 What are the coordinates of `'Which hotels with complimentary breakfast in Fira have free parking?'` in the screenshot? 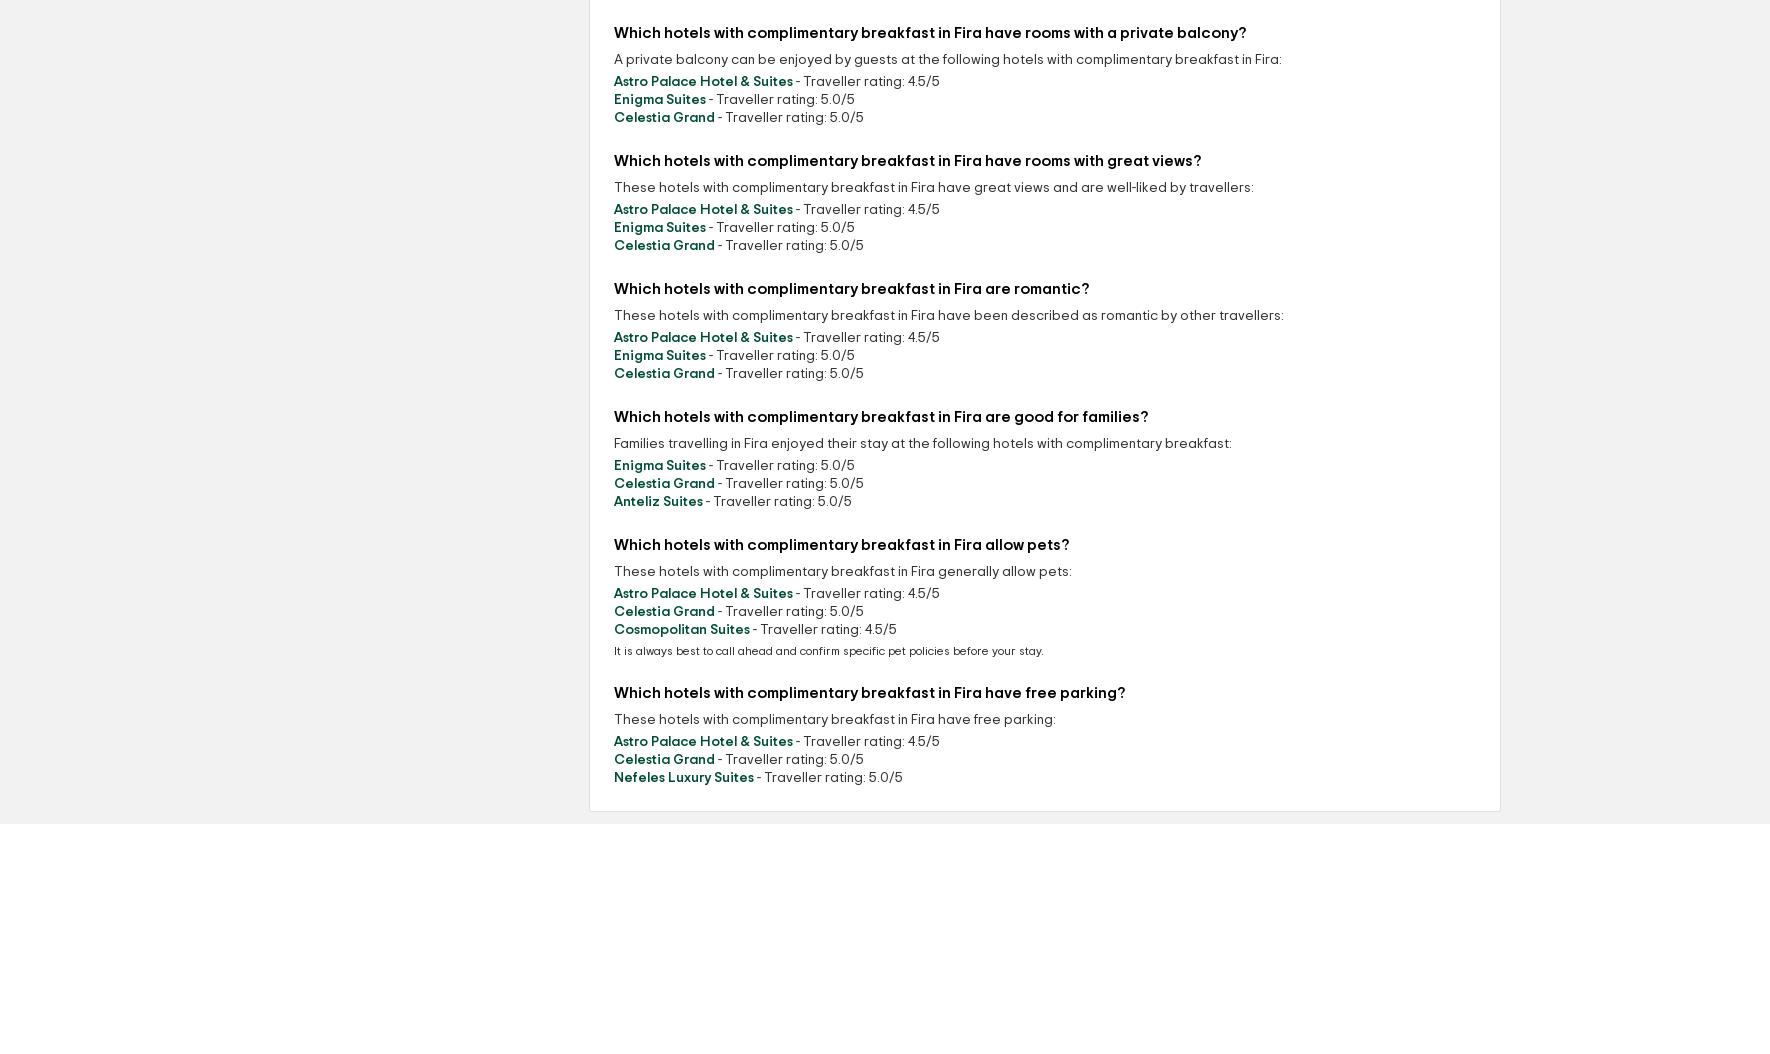 It's located at (613, 692).